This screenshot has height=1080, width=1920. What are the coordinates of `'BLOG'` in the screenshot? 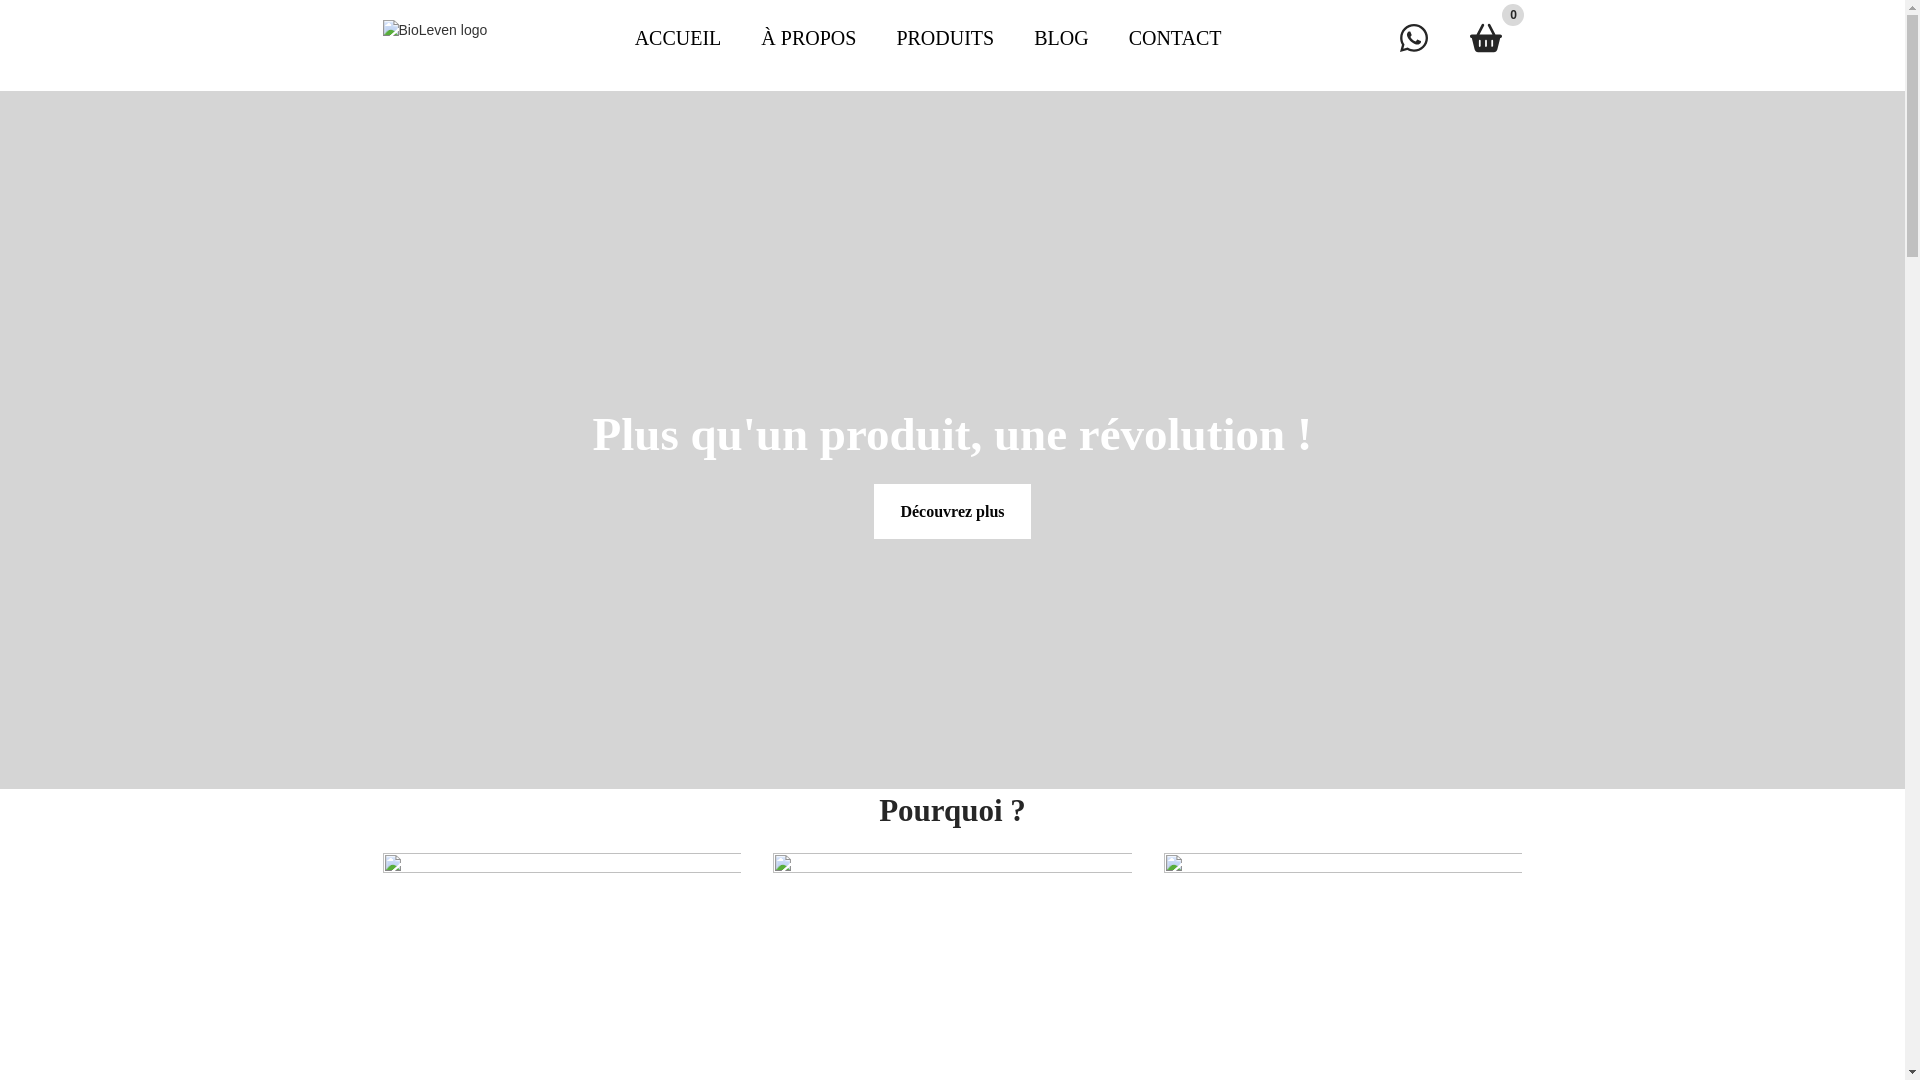 It's located at (1013, 38).